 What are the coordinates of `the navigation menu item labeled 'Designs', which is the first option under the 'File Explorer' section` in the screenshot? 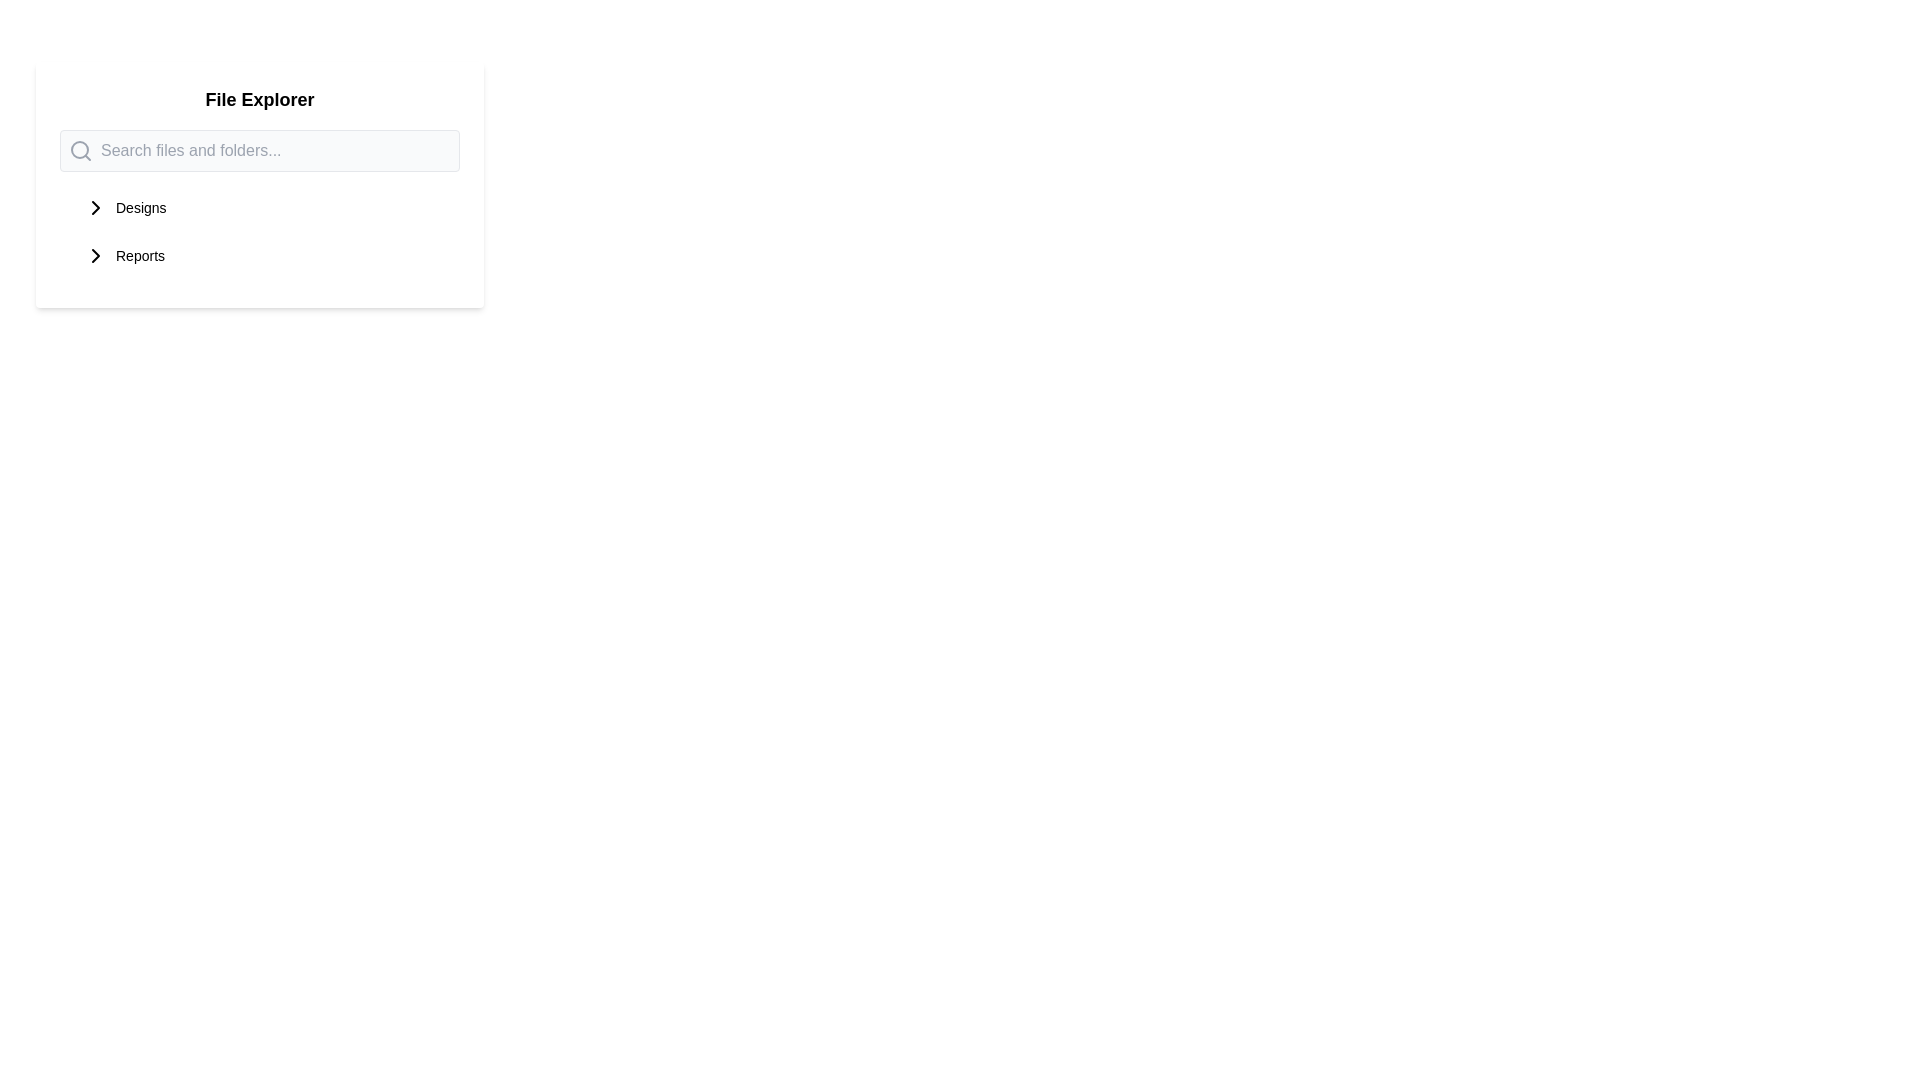 It's located at (267, 208).